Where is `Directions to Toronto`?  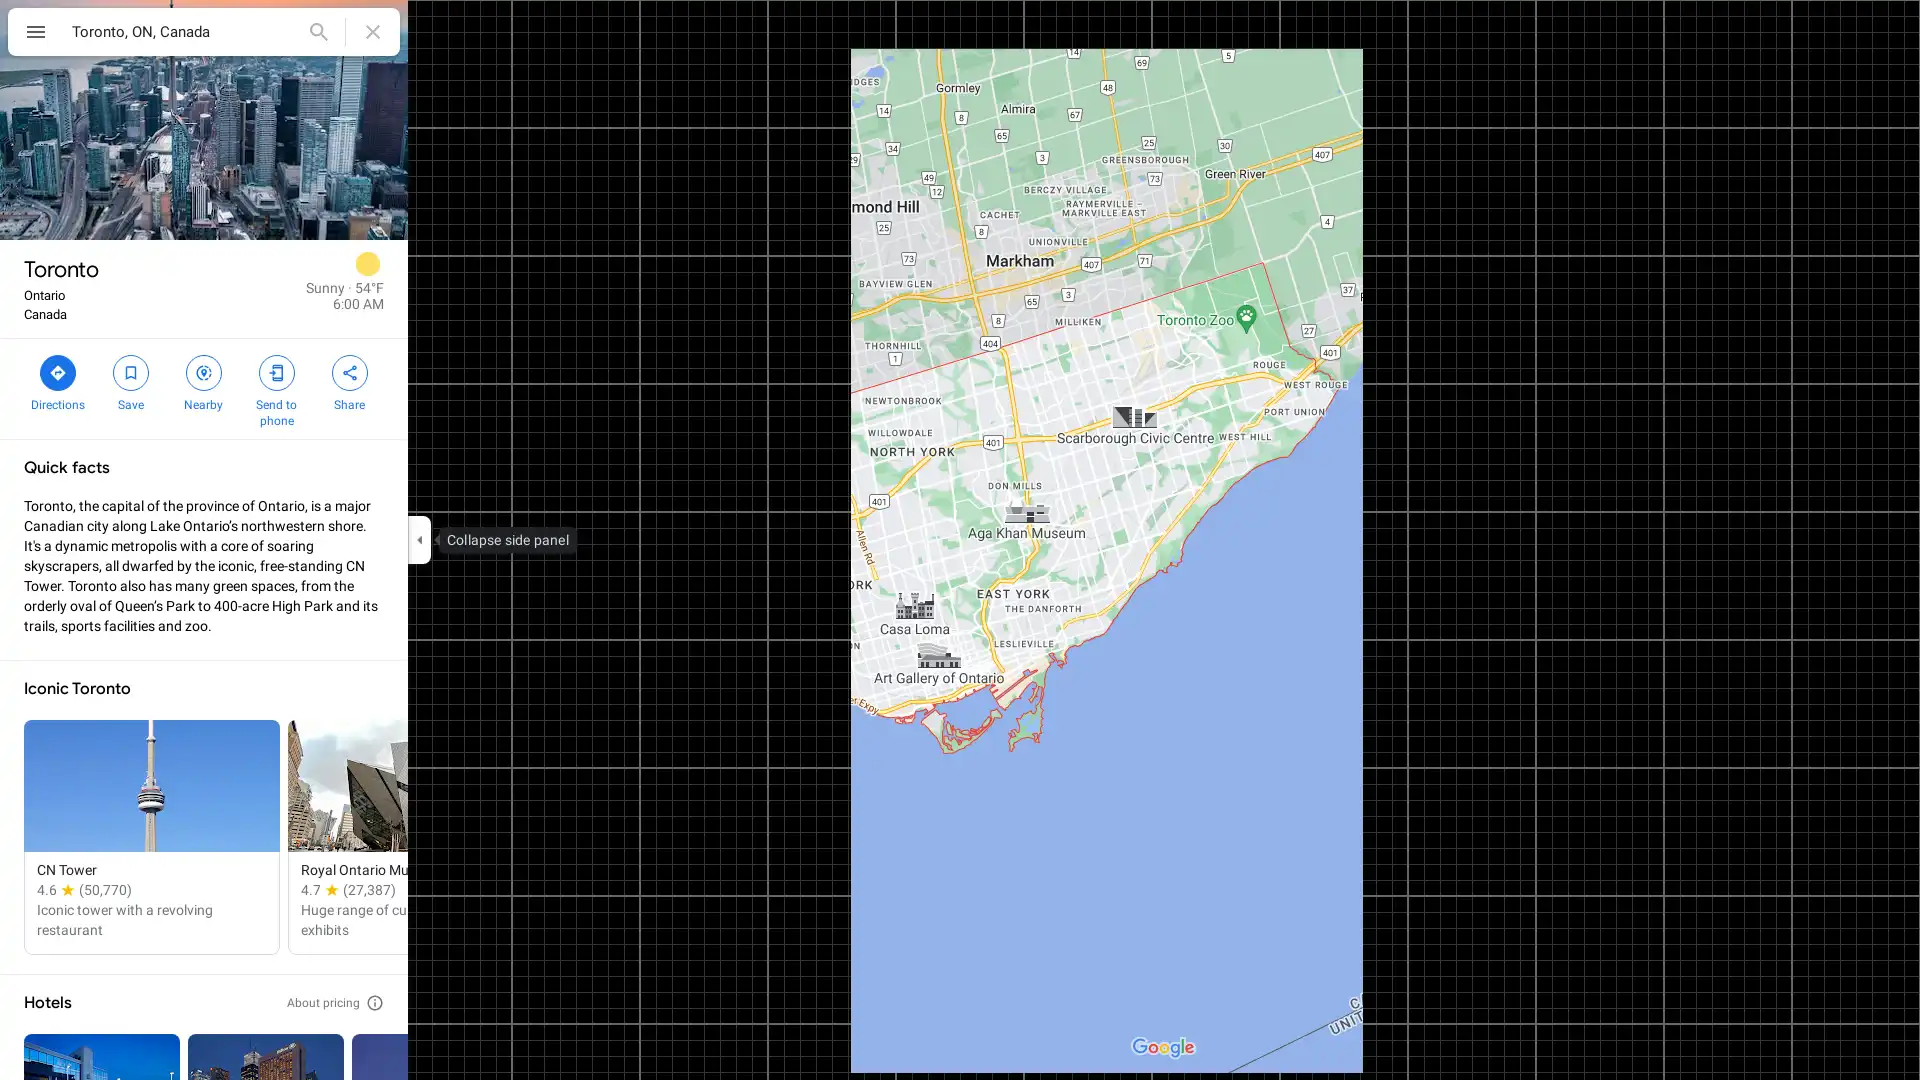 Directions to Toronto is located at coordinates (57, 381).